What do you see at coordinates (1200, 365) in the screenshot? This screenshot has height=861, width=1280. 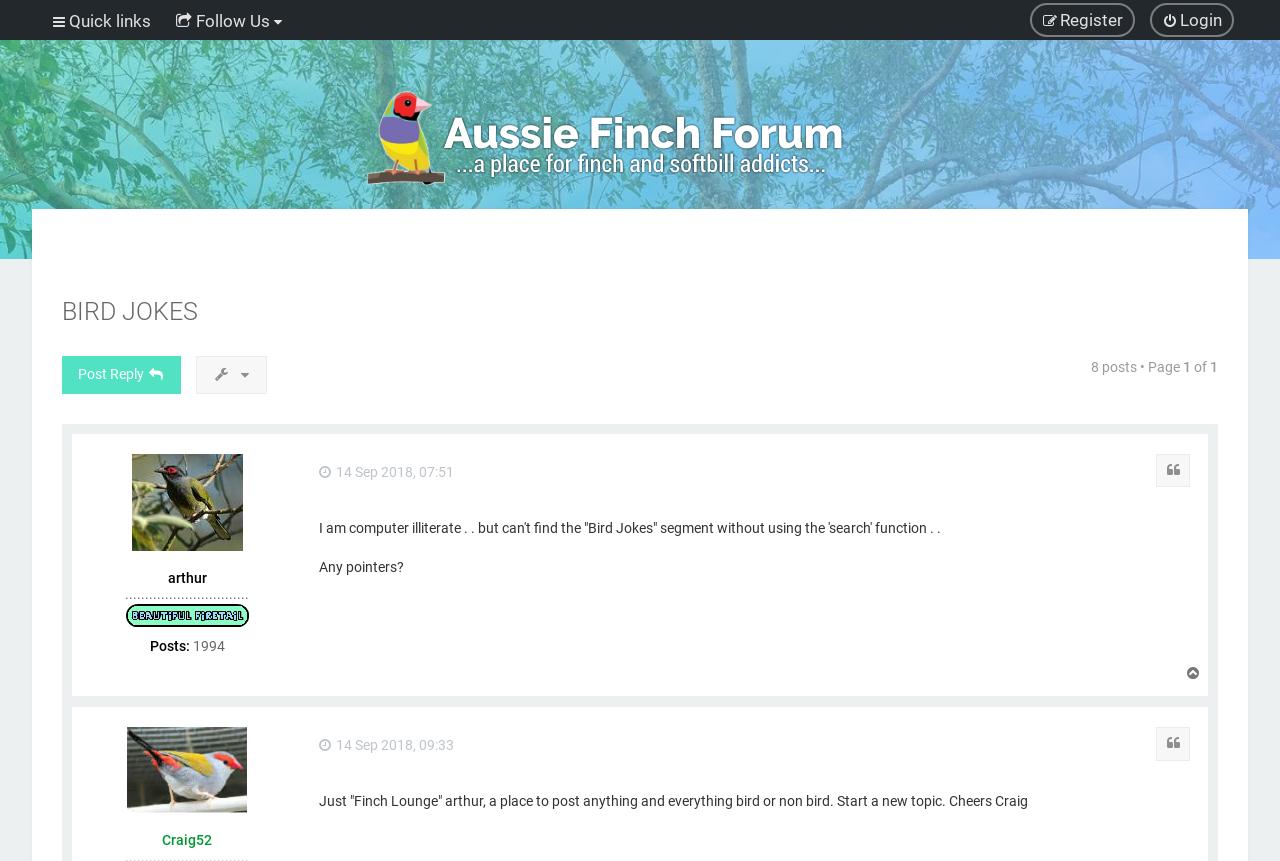 I see `'of'` at bounding box center [1200, 365].